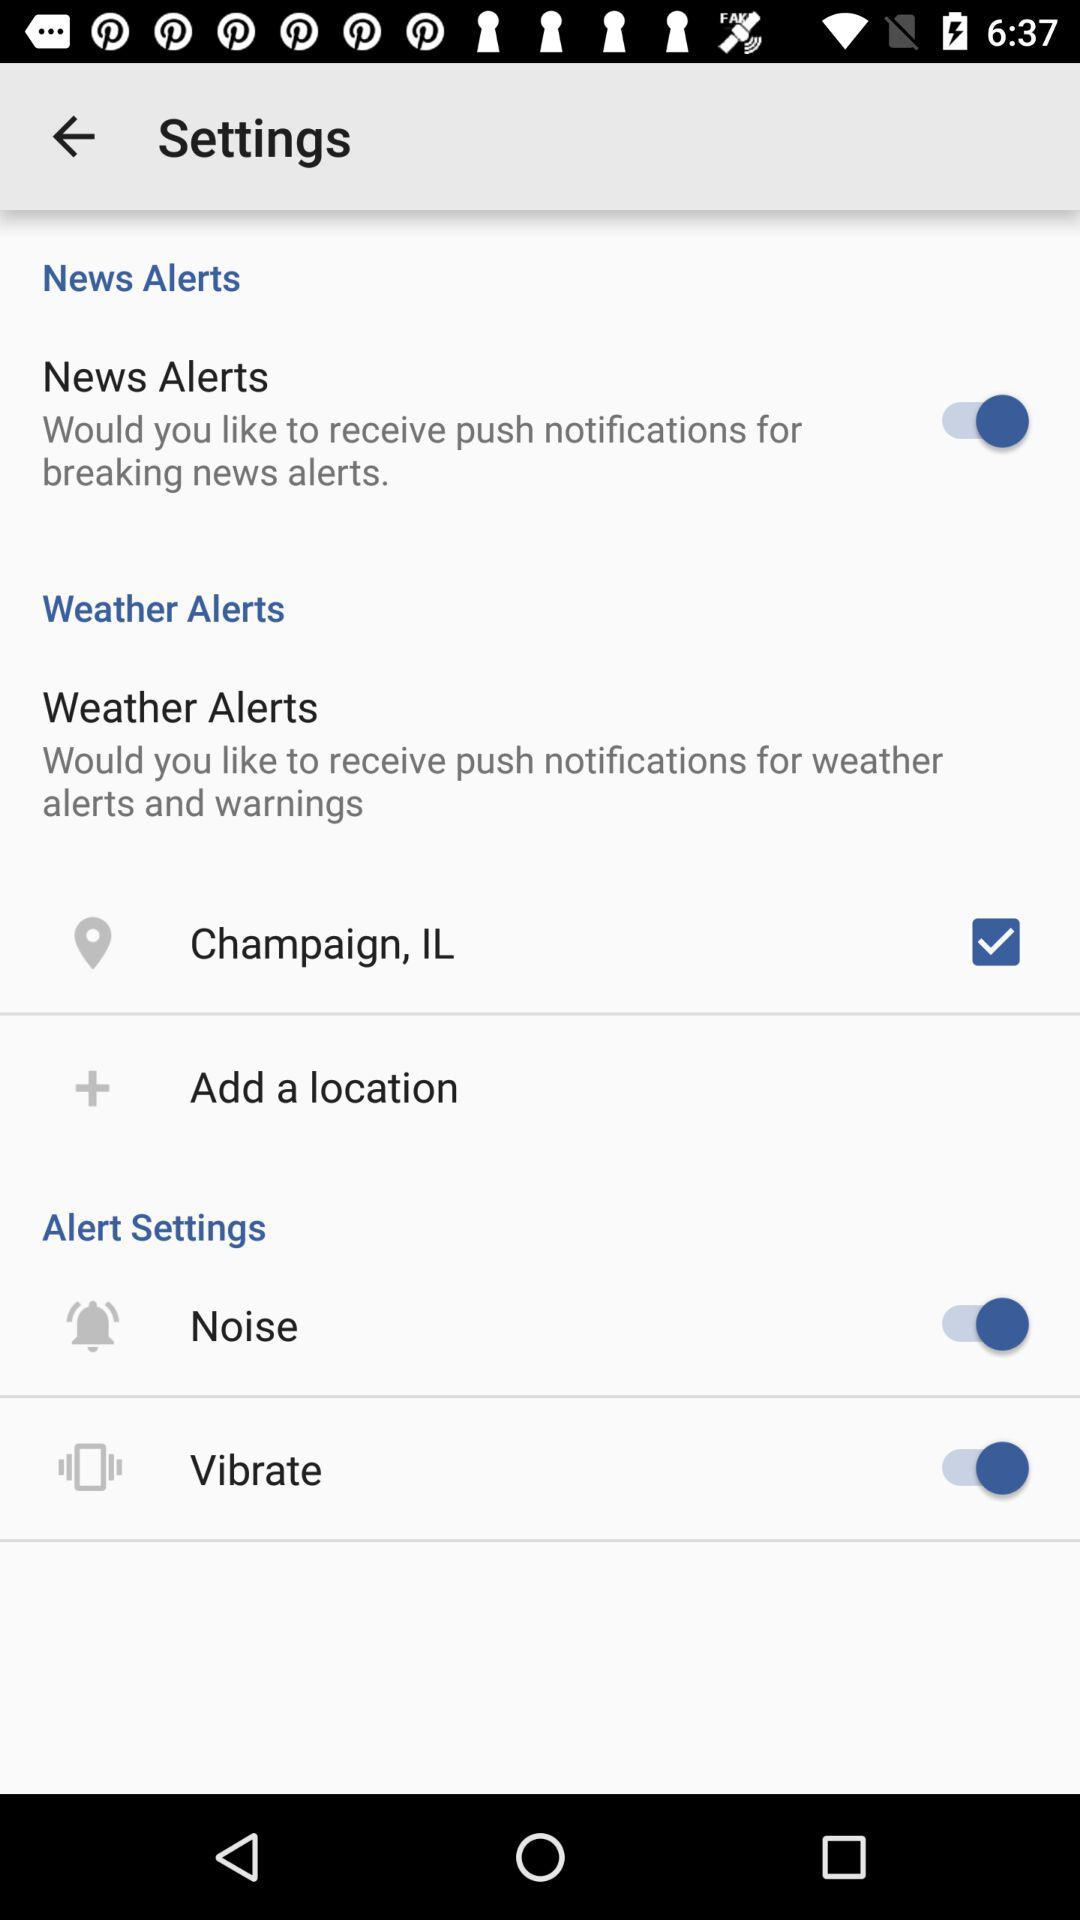 The width and height of the screenshot is (1080, 1920). Describe the element at coordinates (243, 1324) in the screenshot. I see `the icon above the vibrate` at that location.